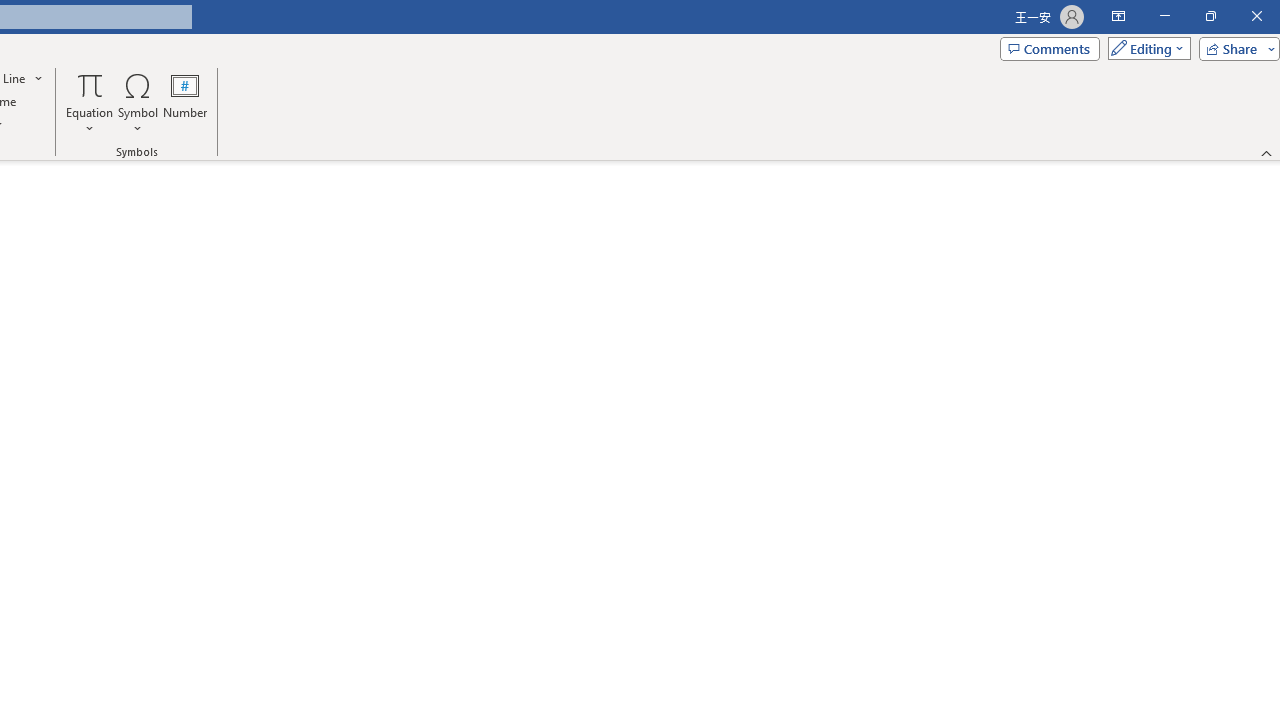 This screenshot has height=720, width=1280. I want to click on 'Close', so click(1255, 16).